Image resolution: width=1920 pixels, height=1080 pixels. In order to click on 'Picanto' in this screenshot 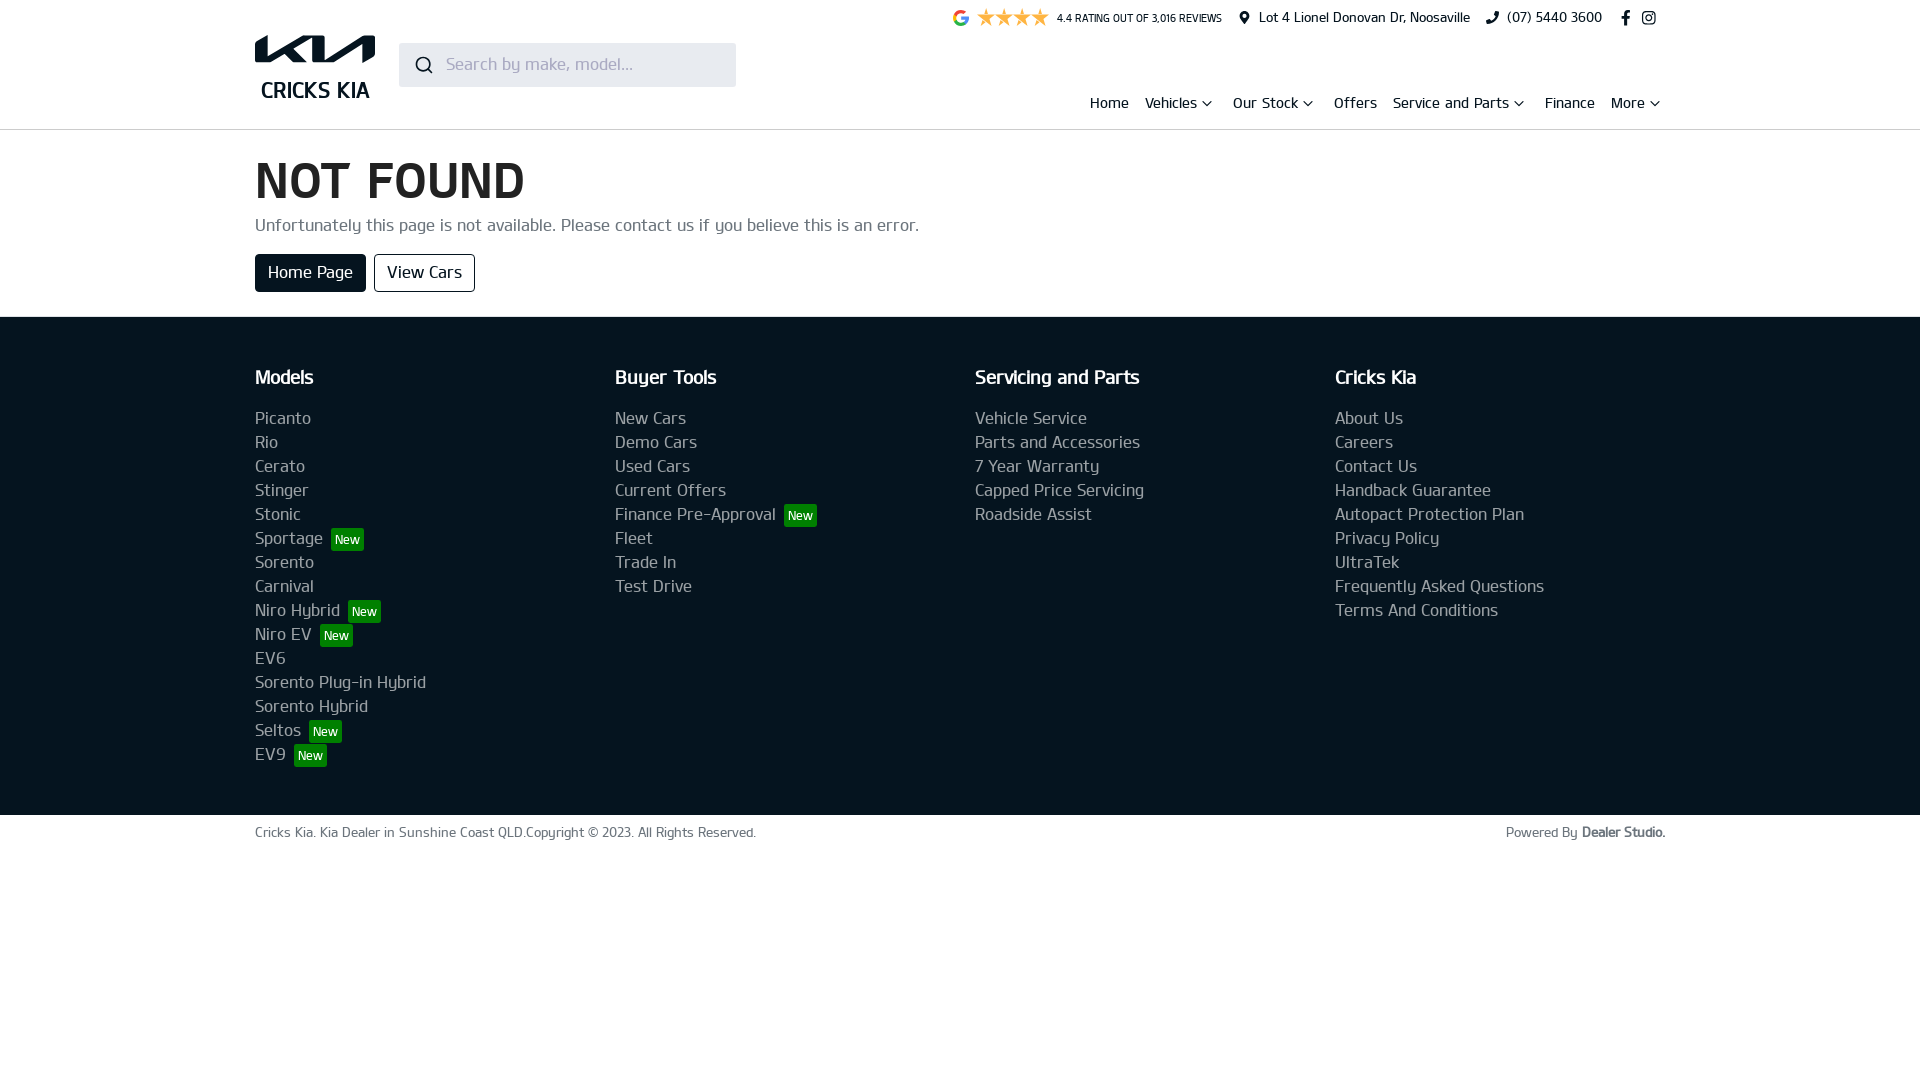, I will do `click(253, 417)`.